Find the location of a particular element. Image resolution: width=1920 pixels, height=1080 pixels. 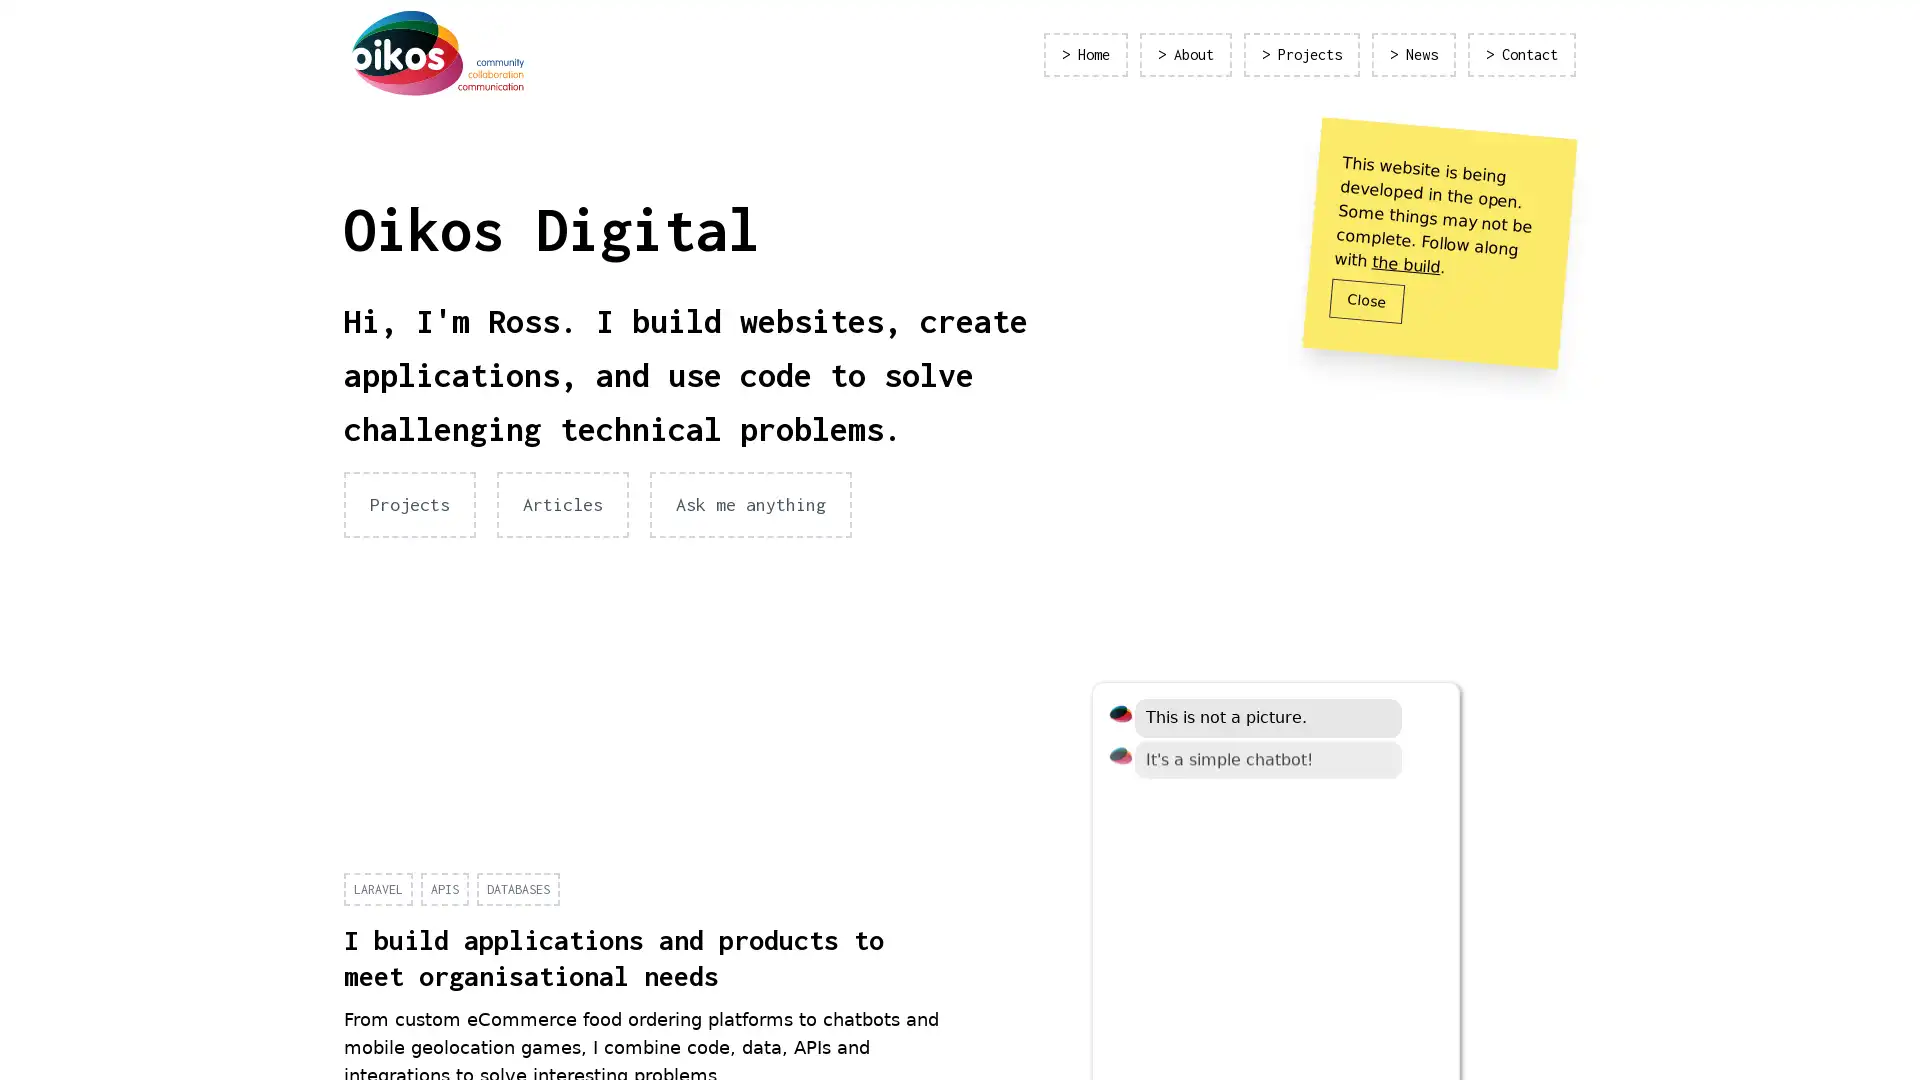

Close is located at coordinates (1366, 300).